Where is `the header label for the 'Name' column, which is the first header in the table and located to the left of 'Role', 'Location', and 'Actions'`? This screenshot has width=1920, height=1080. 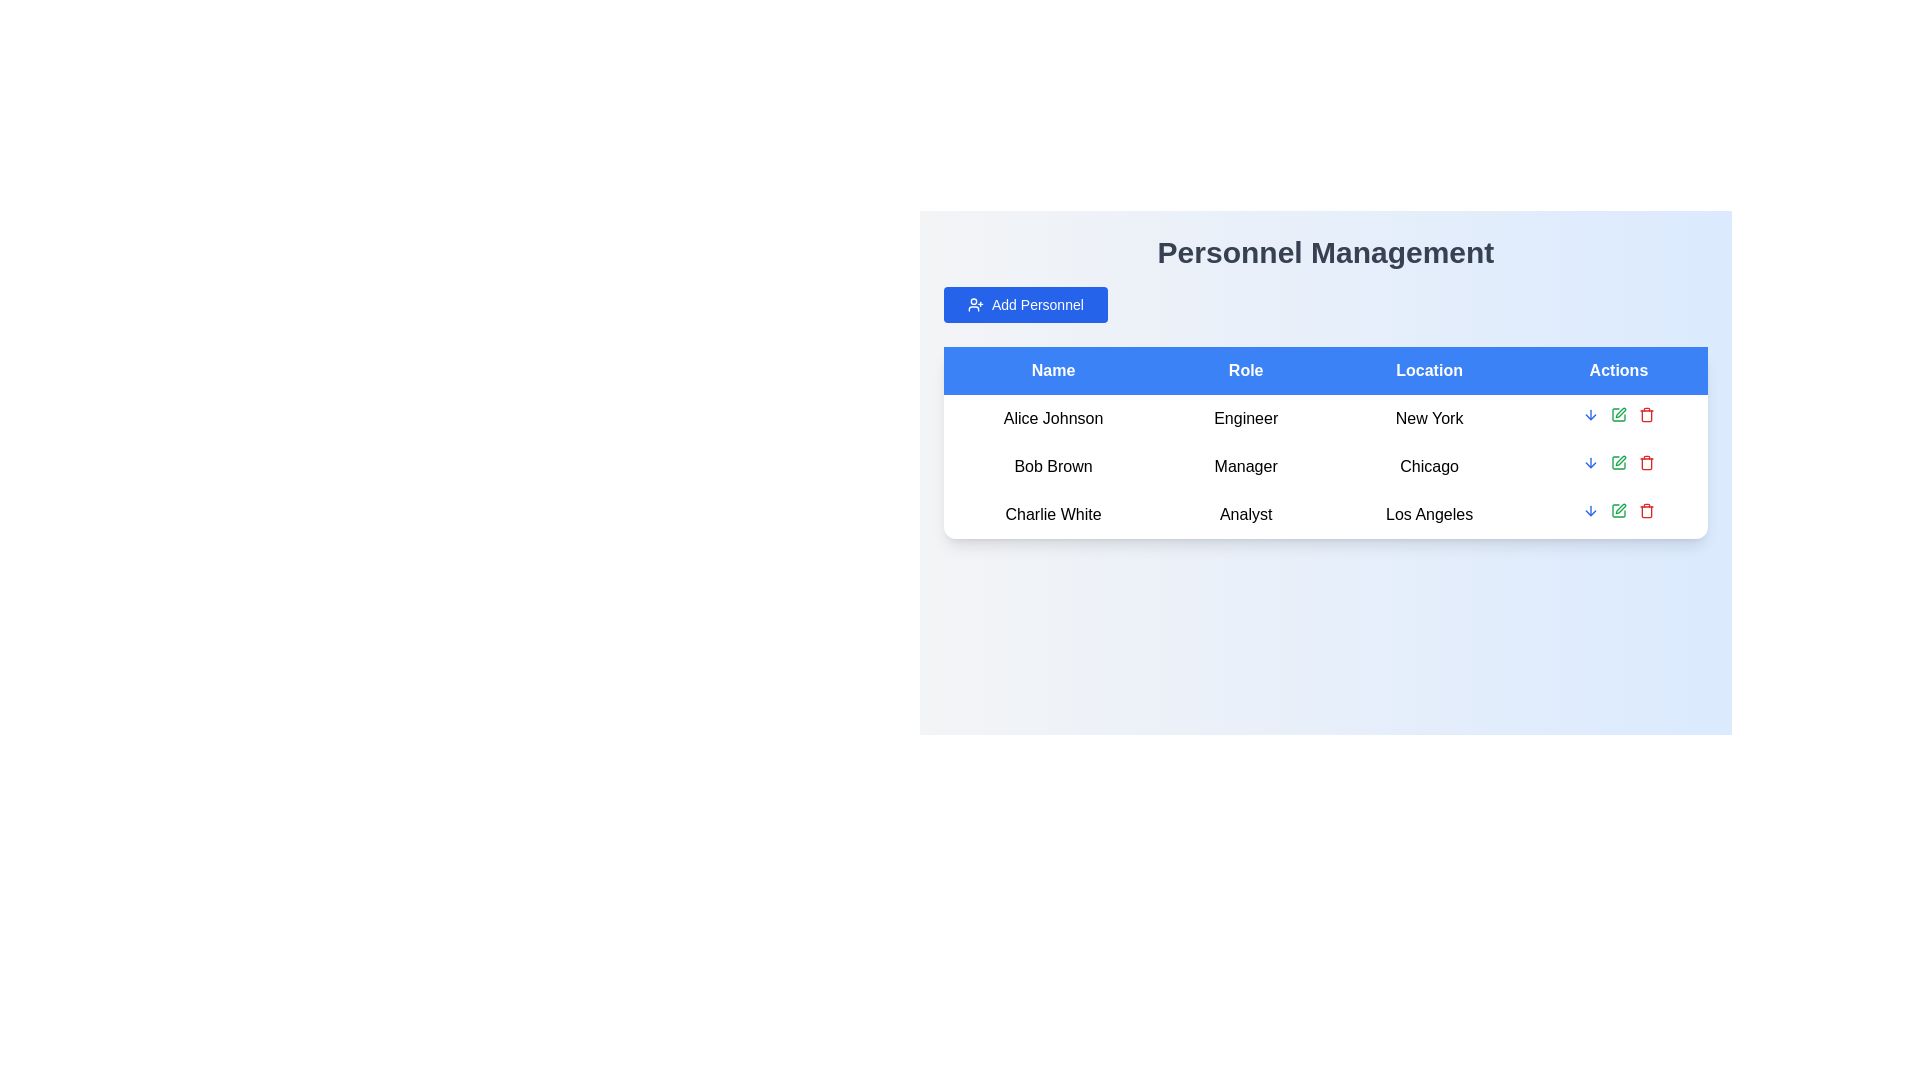
the header label for the 'Name' column, which is the first header in the table and located to the left of 'Role', 'Location', and 'Actions' is located at coordinates (1052, 370).